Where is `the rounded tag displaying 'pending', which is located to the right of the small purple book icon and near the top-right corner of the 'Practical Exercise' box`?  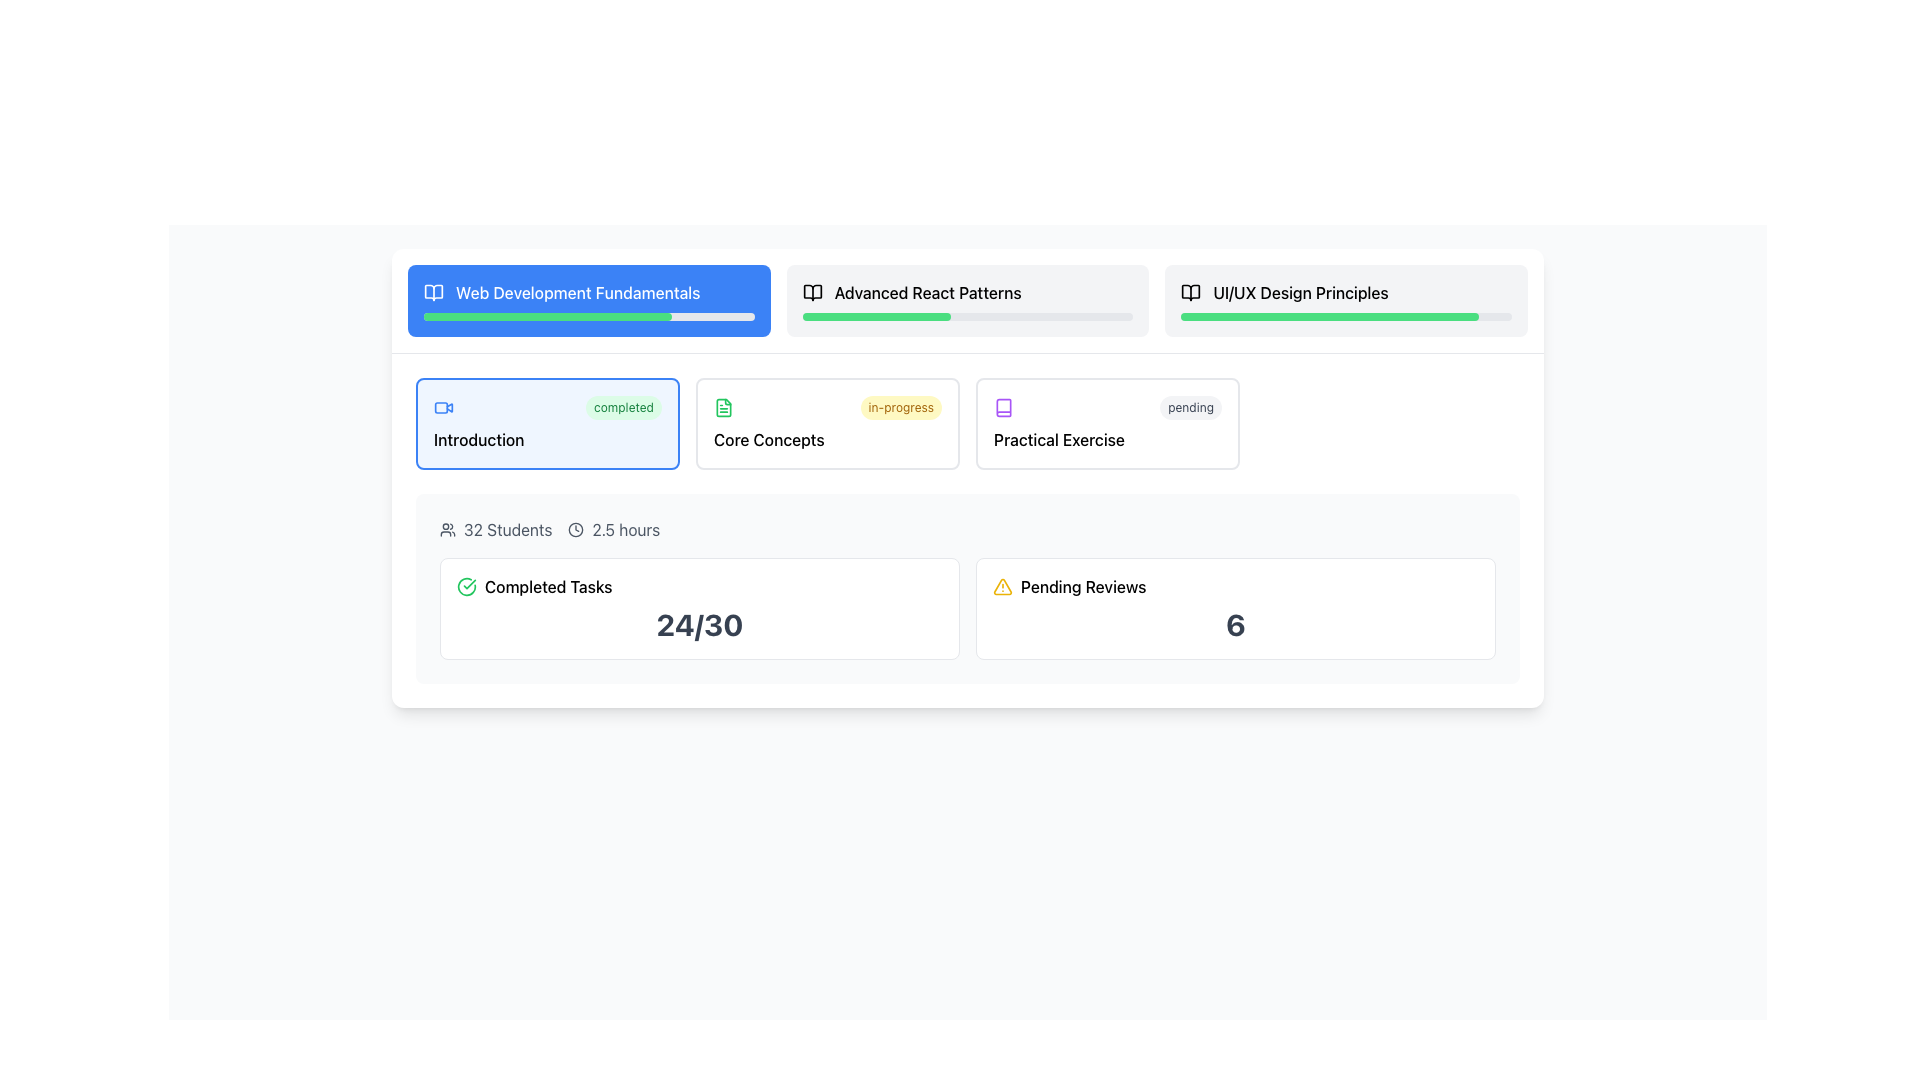
the rounded tag displaying 'pending', which is located to the right of the small purple book icon and near the top-right corner of the 'Practical Exercise' box is located at coordinates (1191, 407).